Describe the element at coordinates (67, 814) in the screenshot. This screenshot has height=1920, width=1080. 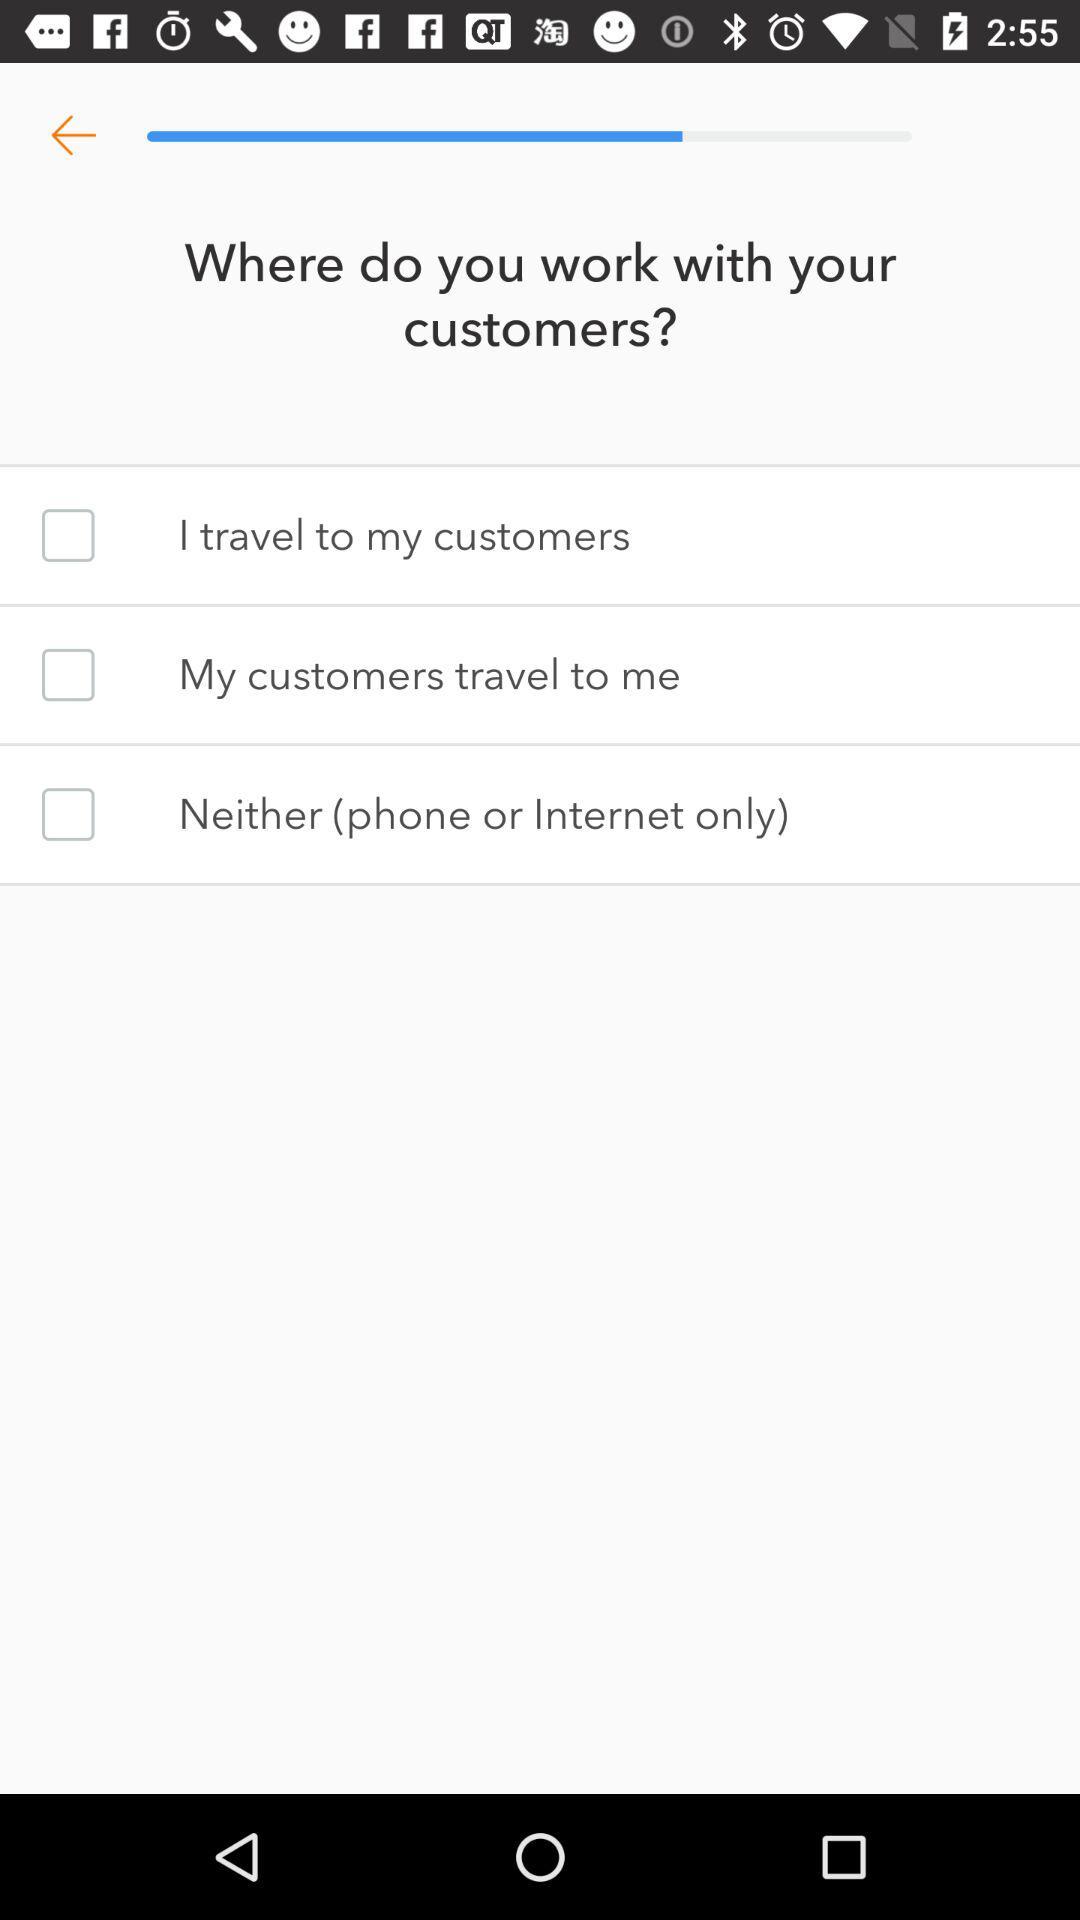
I see `answer` at that location.